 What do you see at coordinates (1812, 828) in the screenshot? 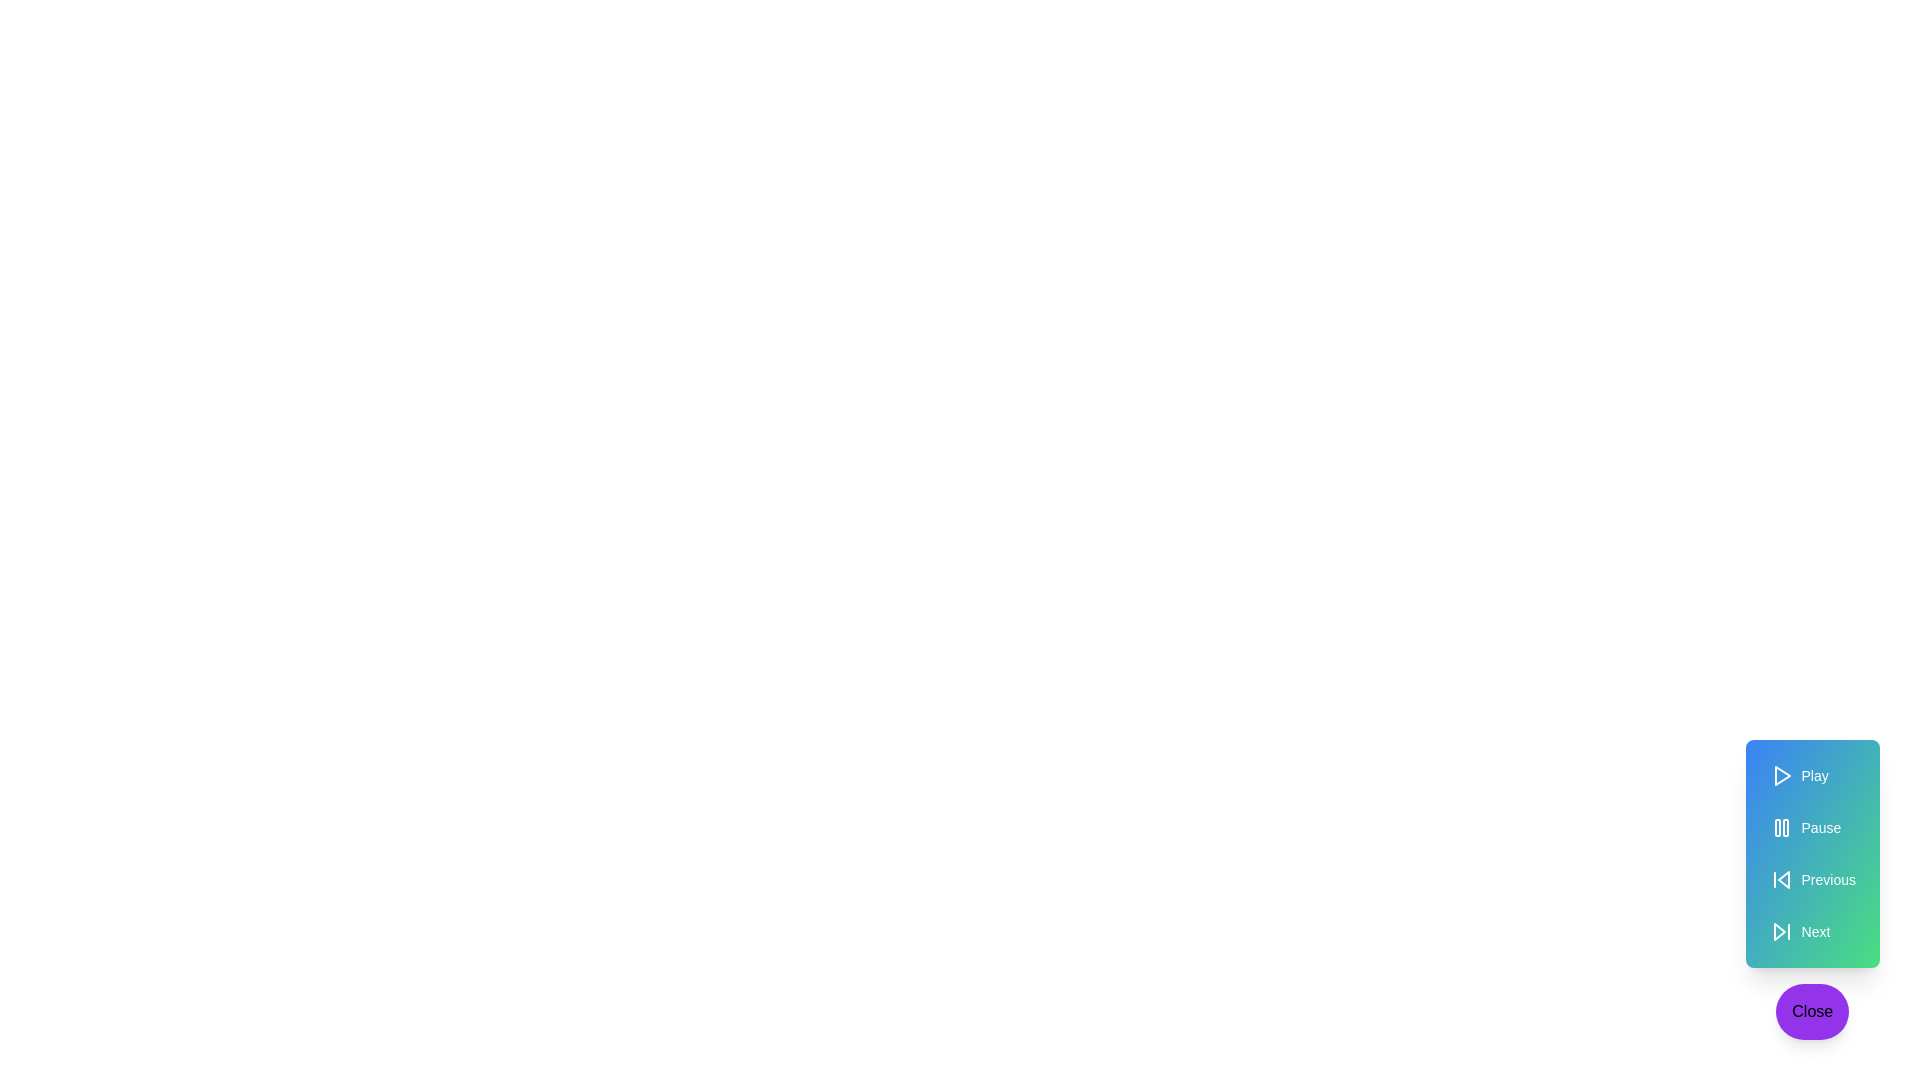
I see `'Pause' button to pause the media` at bounding box center [1812, 828].